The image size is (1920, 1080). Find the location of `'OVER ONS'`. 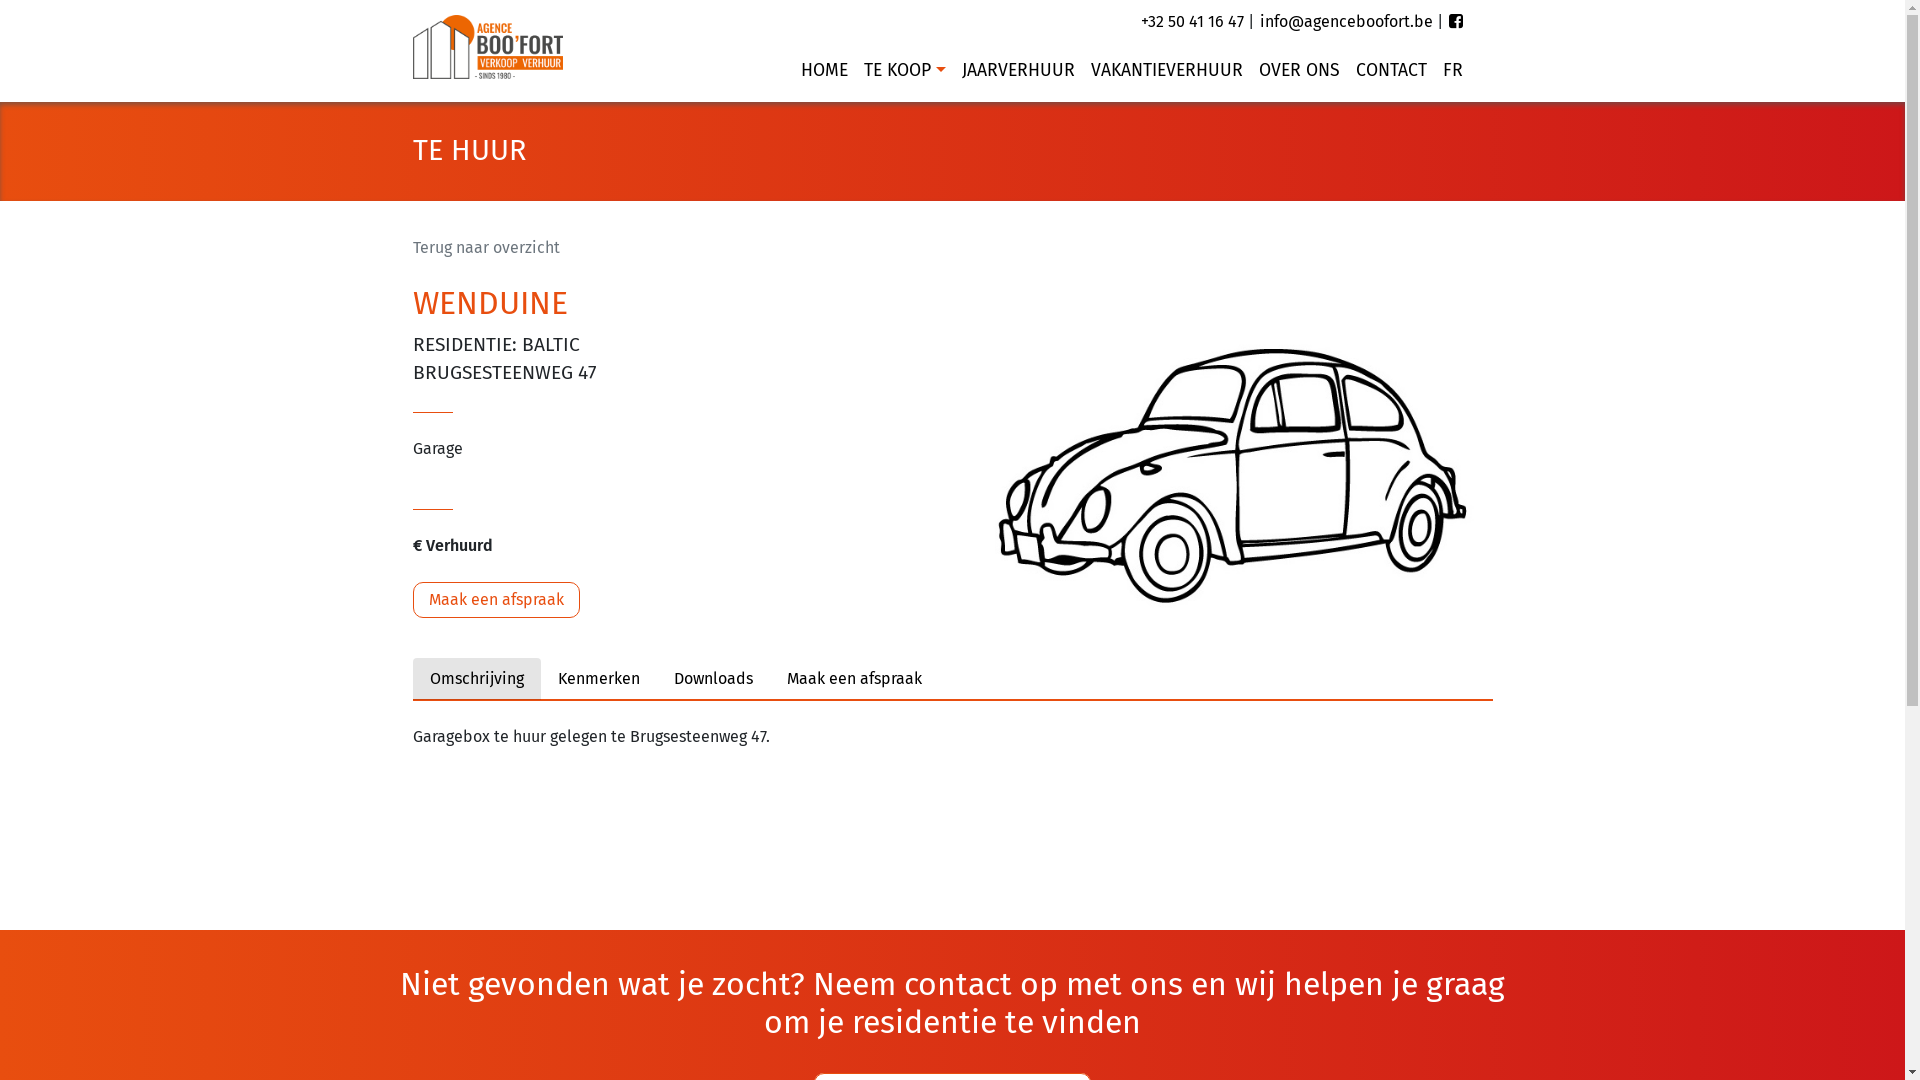

'OVER ONS' is located at coordinates (1298, 69).